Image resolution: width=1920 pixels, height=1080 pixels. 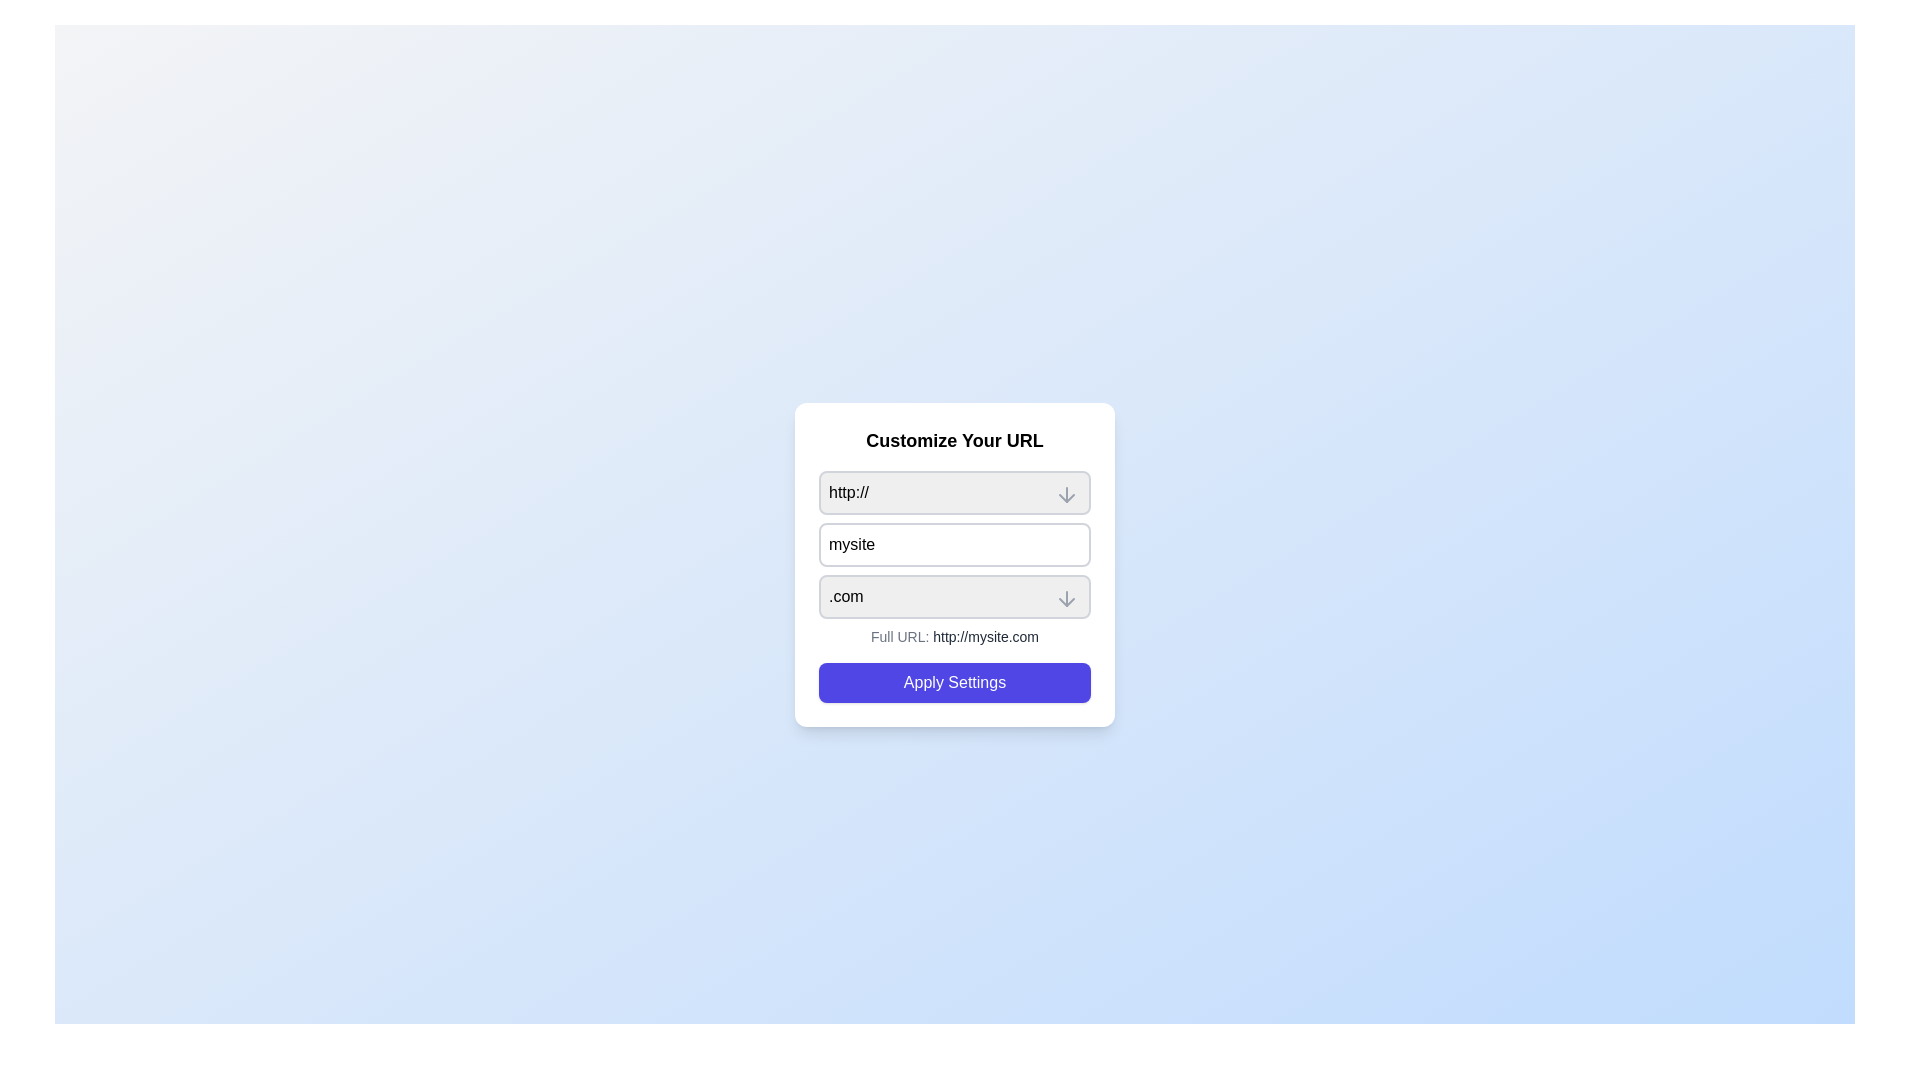 What do you see at coordinates (1065, 494) in the screenshot?
I see `the down arrow icon in the top-right corner of the protocol selection dropdown` at bounding box center [1065, 494].